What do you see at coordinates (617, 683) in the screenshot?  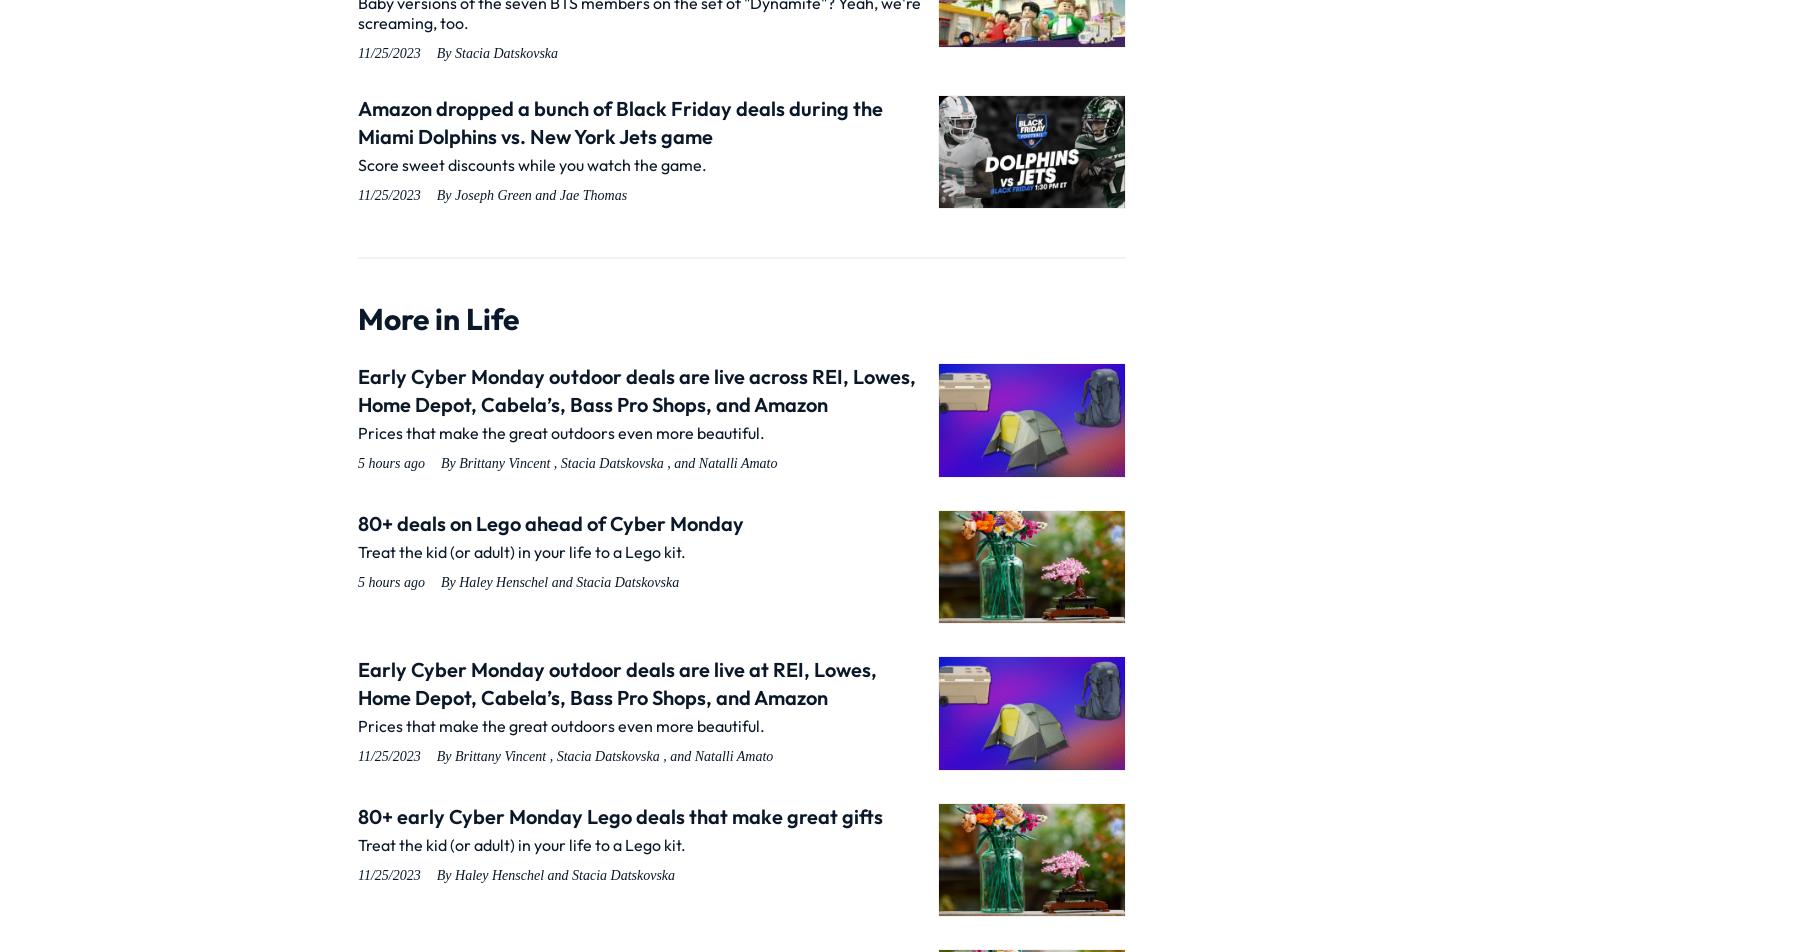 I see `'Early Cyber Monday outdoor deals are live at REI, Lowes, Home Depot, Cabela’s, Bass Pro Shops, and Amazon'` at bounding box center [617, 683].